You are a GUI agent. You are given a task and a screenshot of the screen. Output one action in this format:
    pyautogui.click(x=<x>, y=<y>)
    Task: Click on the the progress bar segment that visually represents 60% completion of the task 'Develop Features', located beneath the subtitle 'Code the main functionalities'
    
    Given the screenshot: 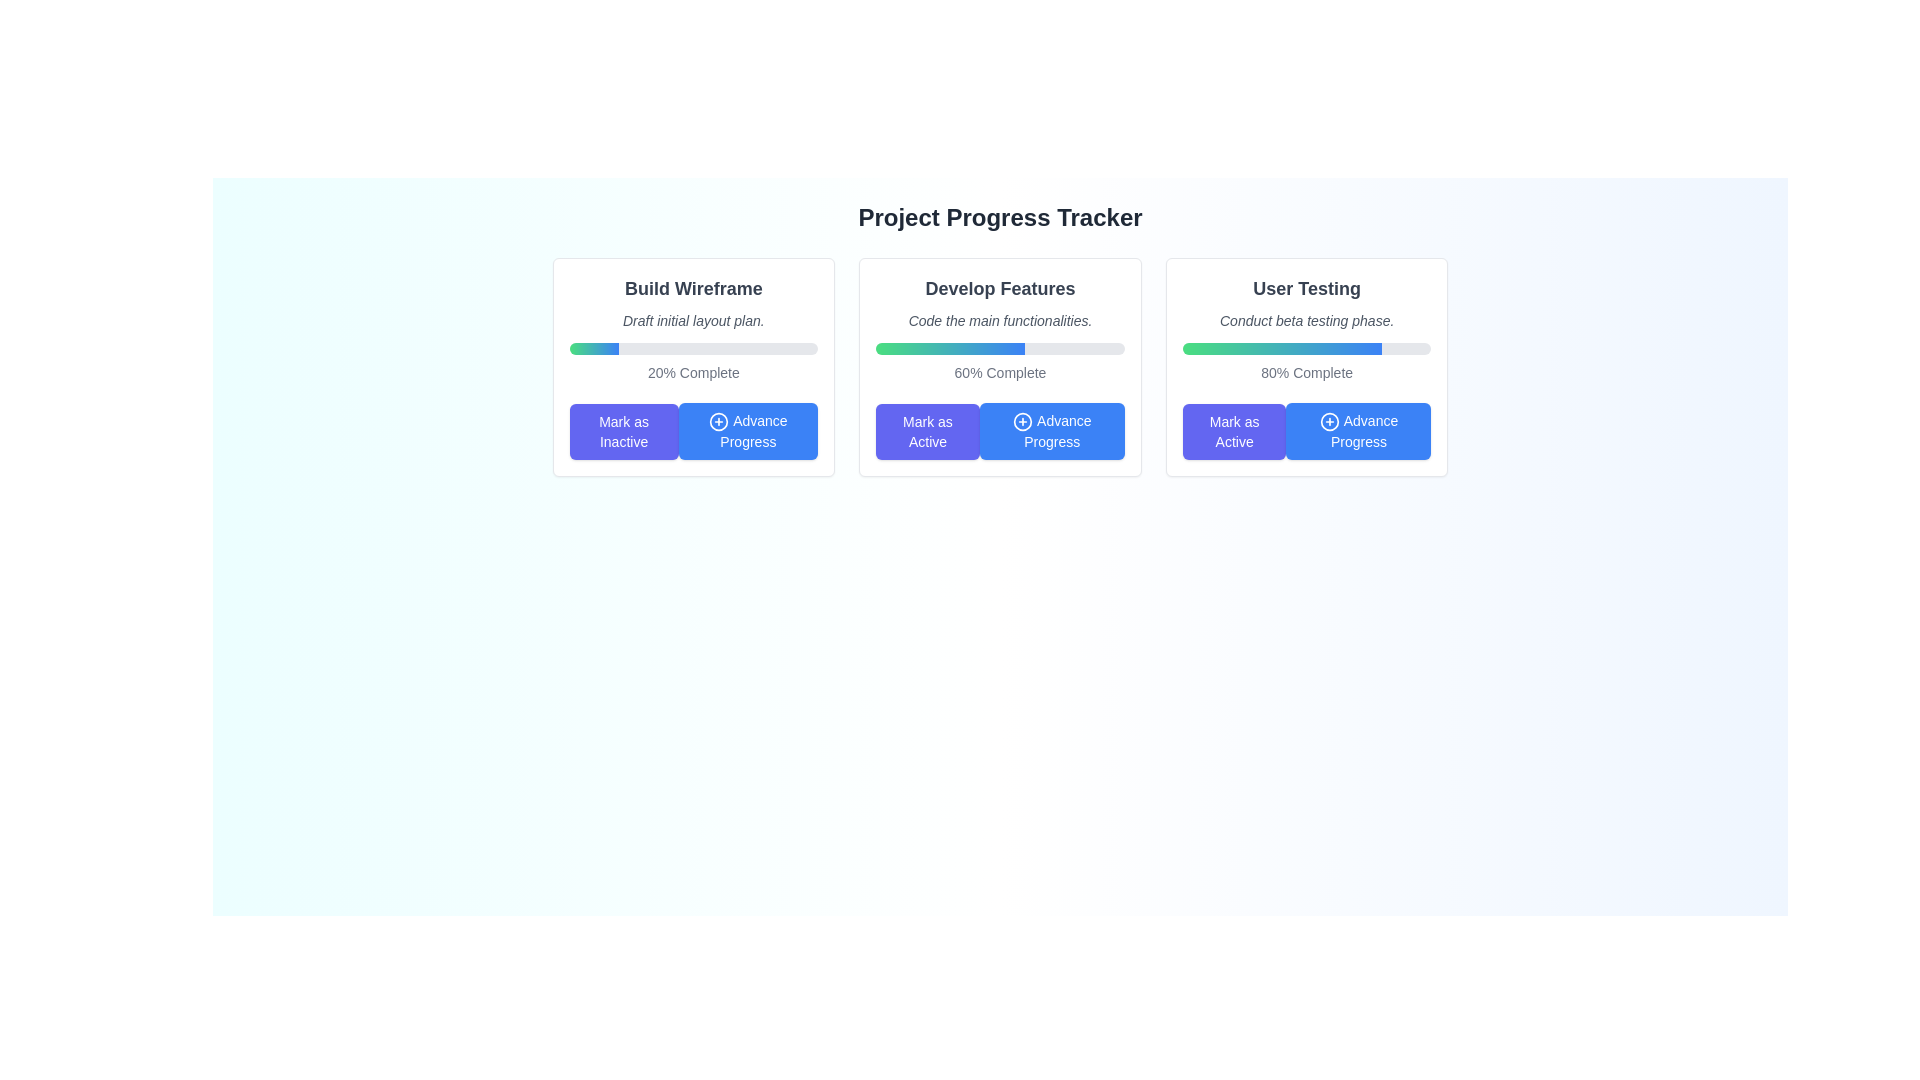 What is the action you would take?
    pyautogui.click(x=949, y=347)
    